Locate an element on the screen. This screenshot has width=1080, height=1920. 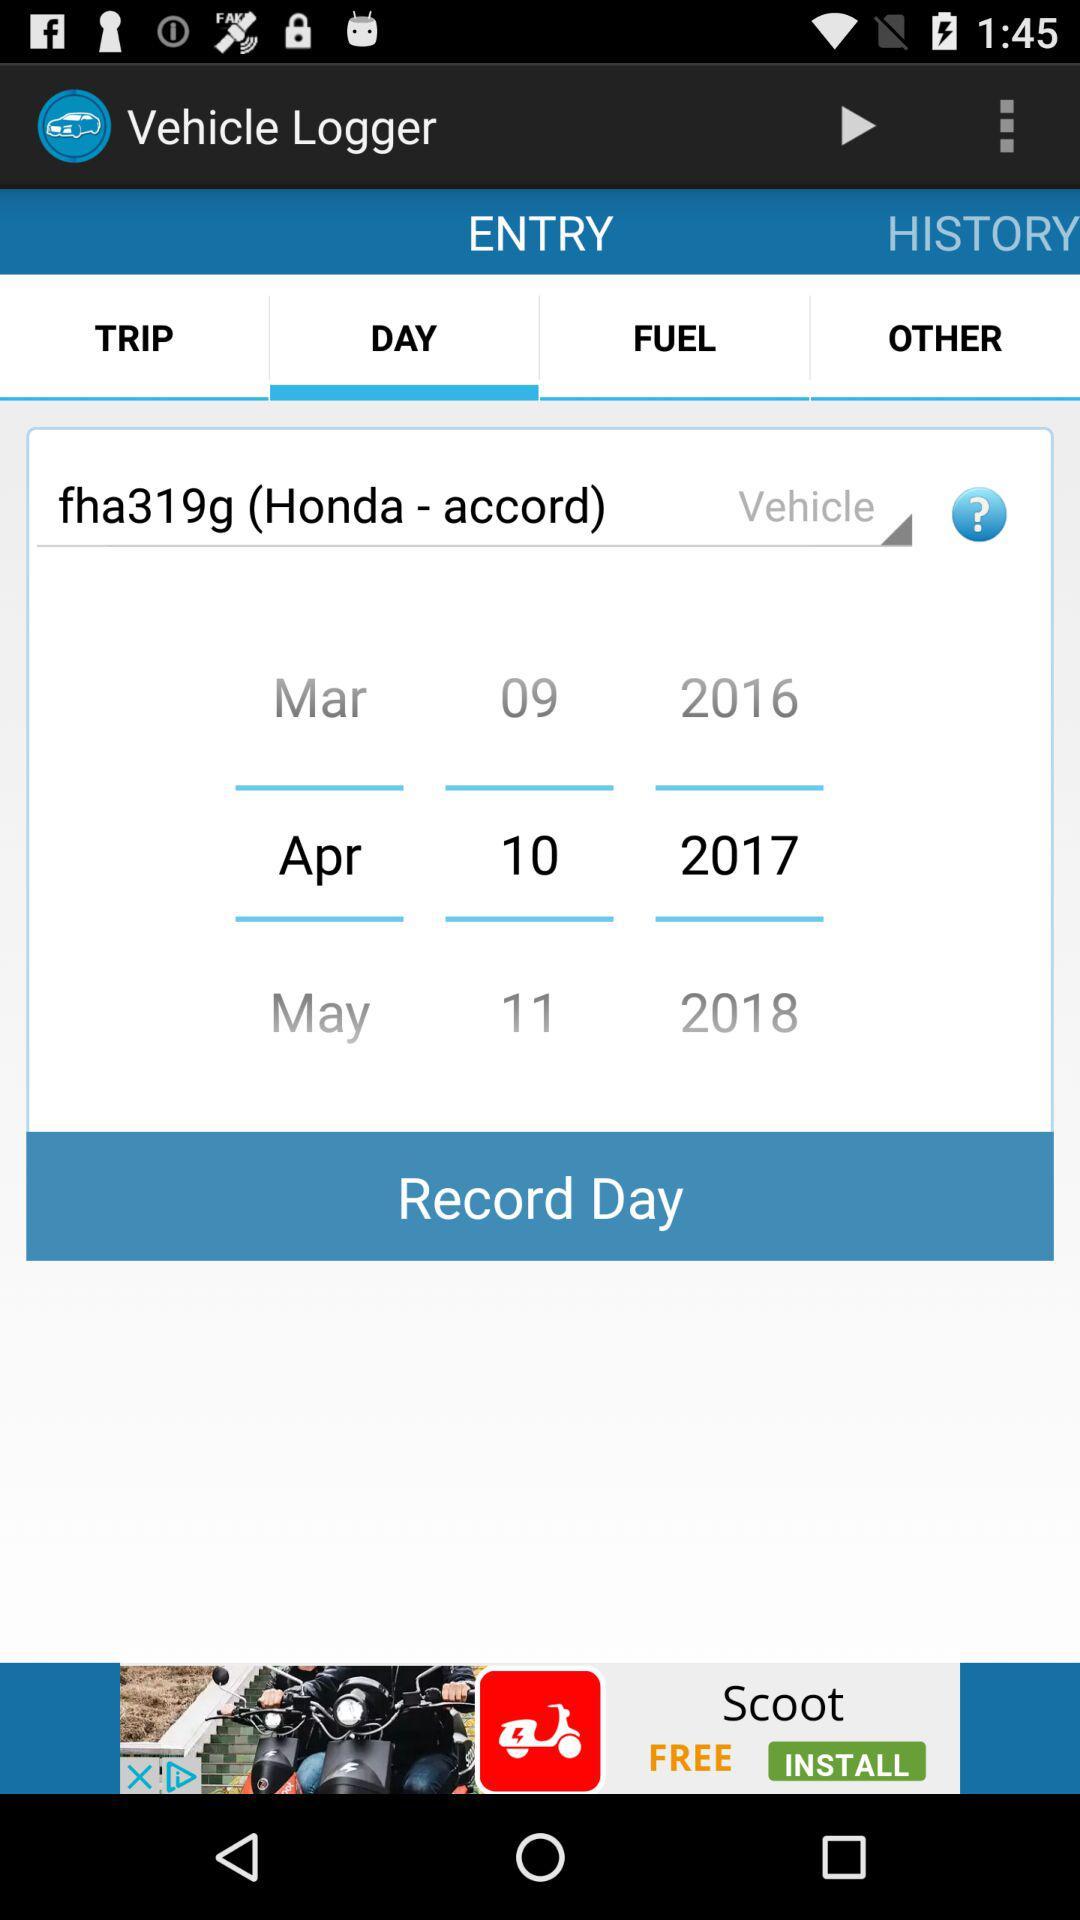
scoot option is located at coordinates (540, 1727).